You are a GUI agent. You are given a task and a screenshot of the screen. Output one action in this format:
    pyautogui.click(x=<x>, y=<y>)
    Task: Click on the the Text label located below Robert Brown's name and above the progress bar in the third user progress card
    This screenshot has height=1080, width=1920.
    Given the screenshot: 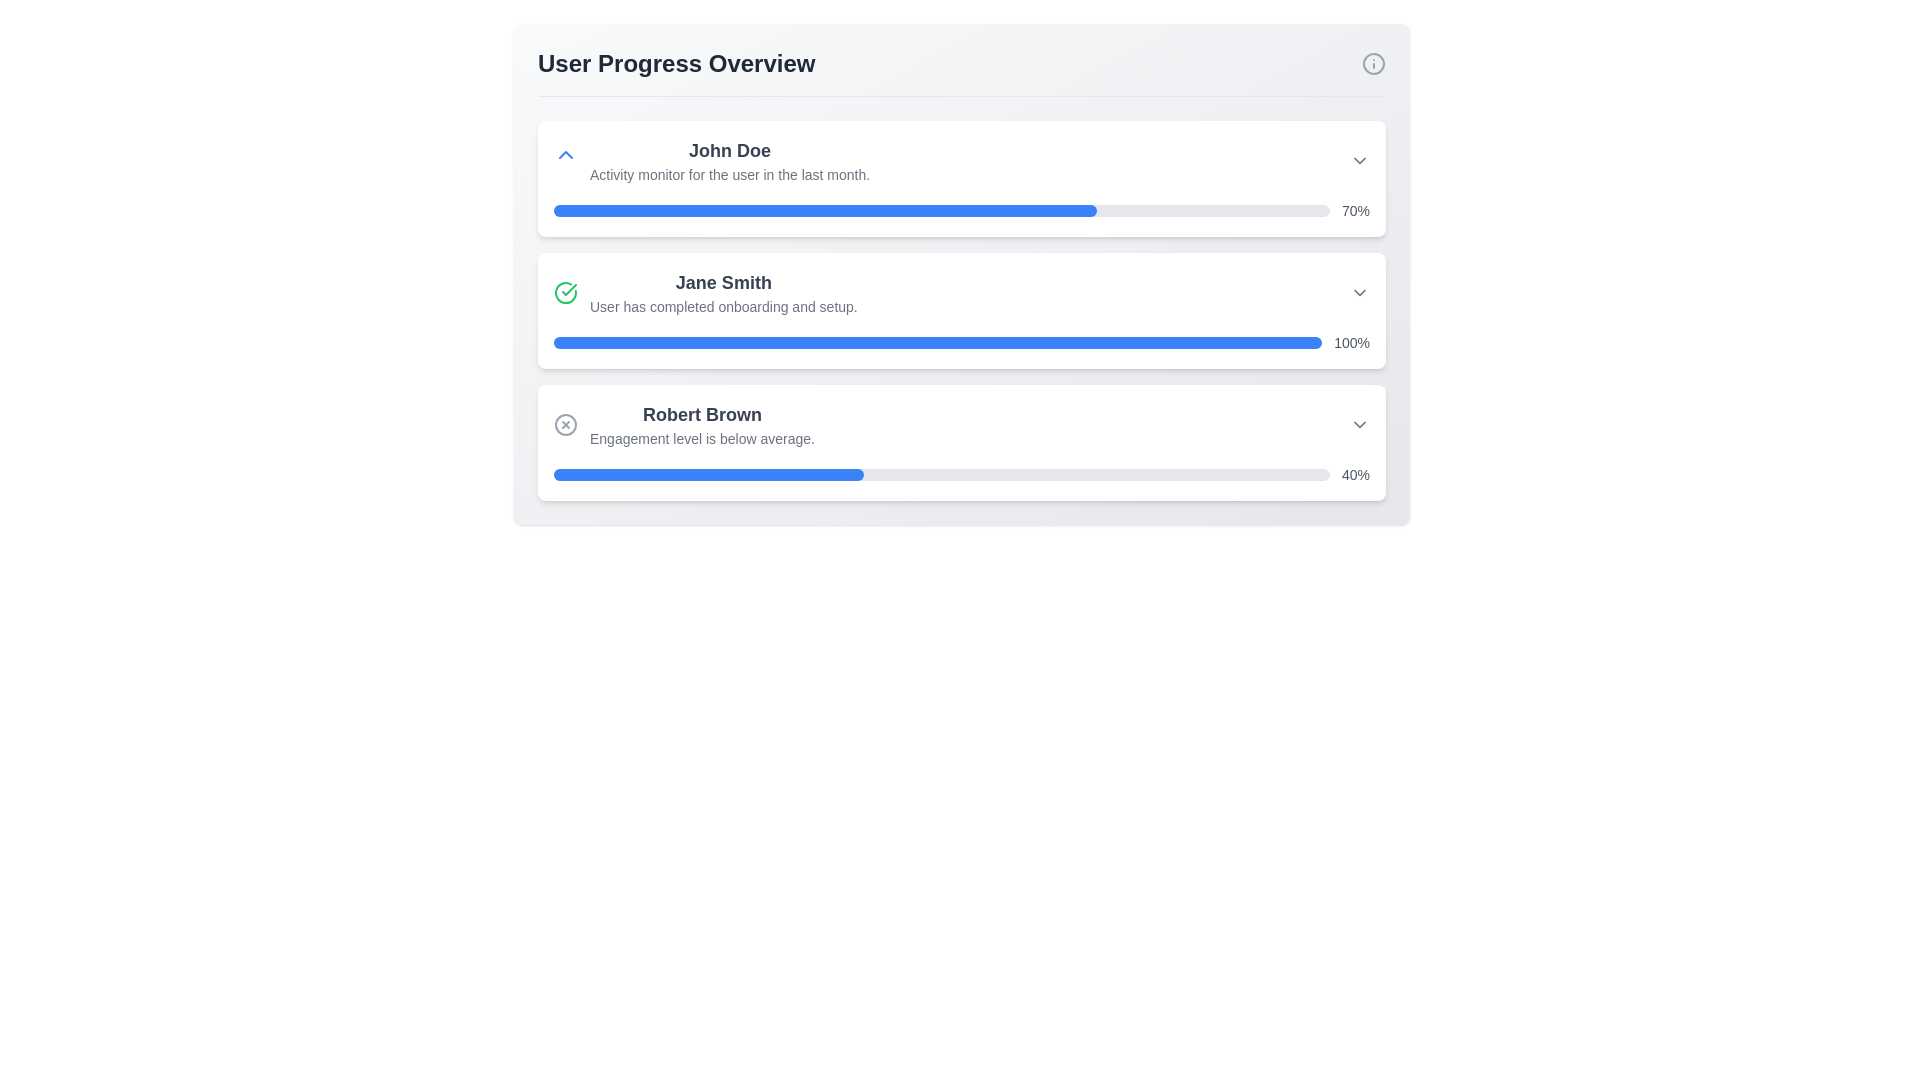 What is the action you would take?
    pyautogui.click(x=702, y=438)
    